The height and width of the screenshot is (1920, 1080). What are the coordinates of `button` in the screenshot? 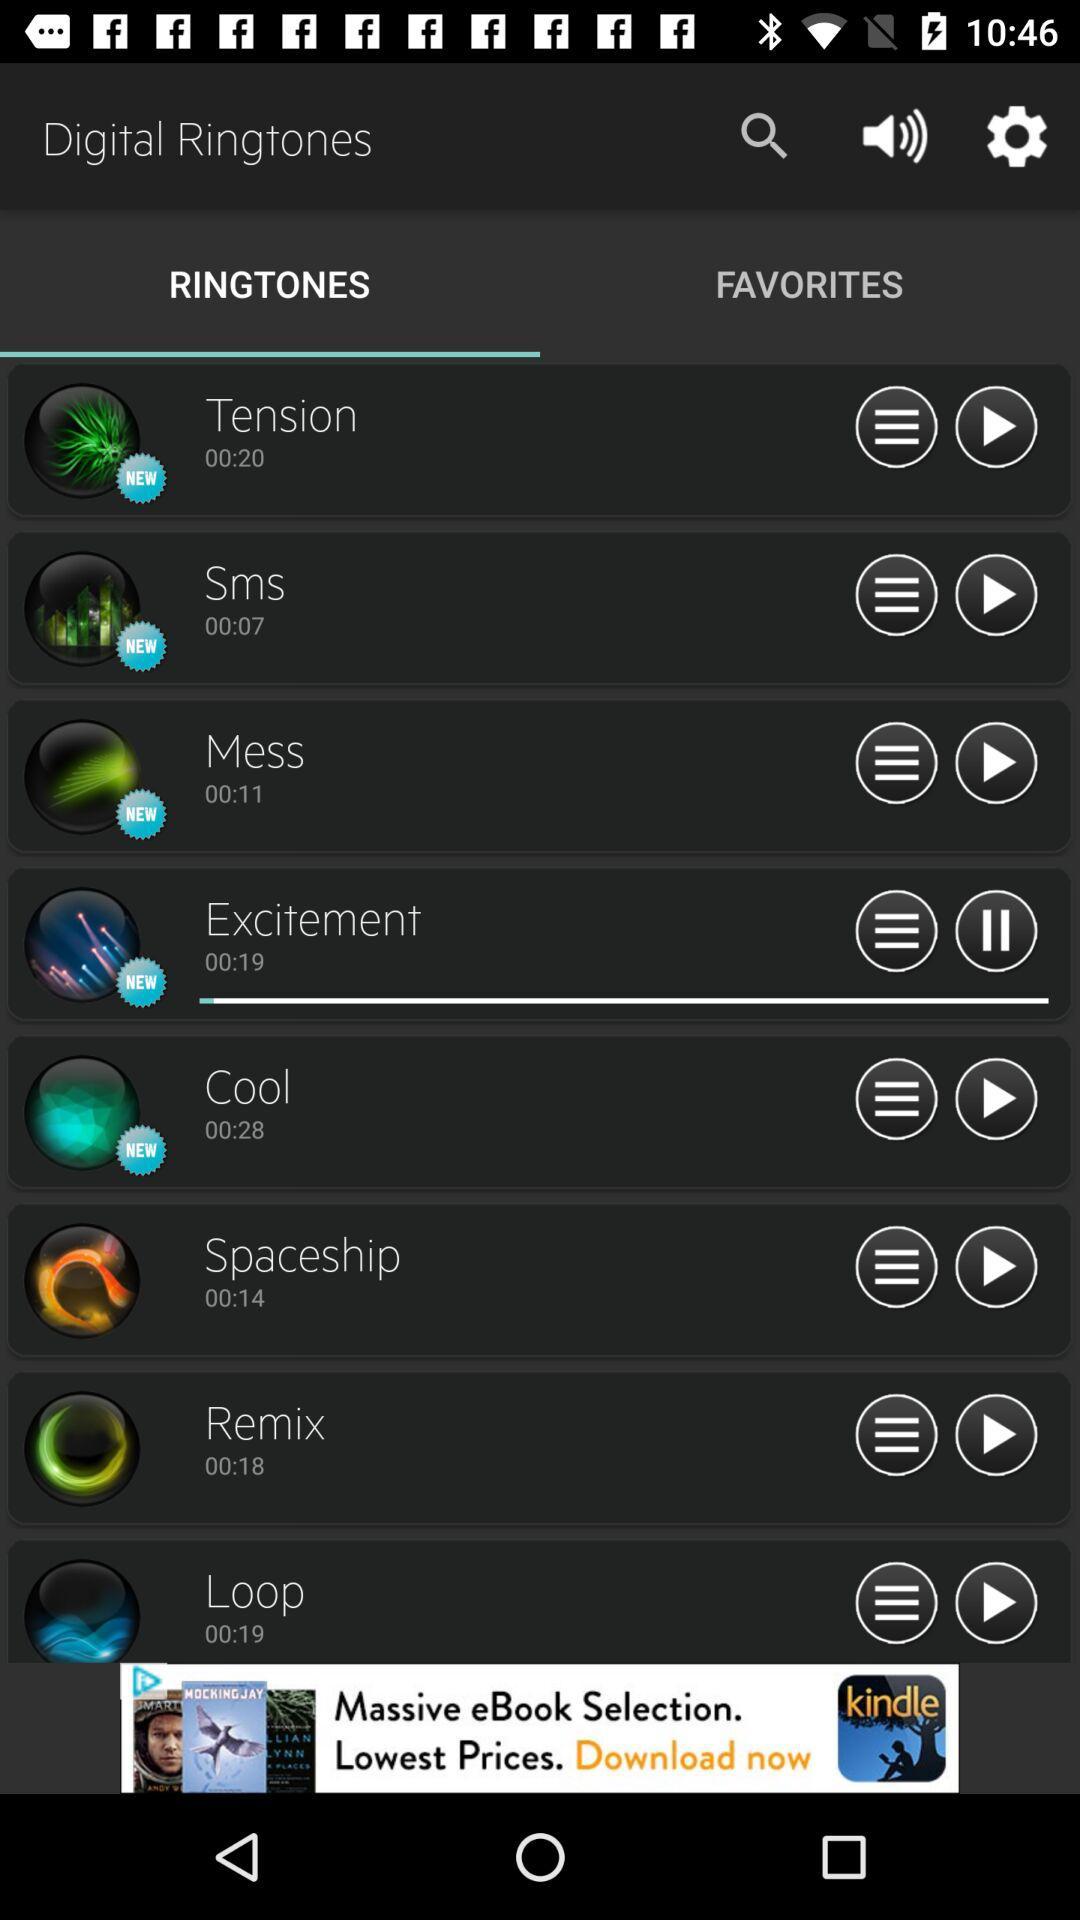 It's located at (995, 427).